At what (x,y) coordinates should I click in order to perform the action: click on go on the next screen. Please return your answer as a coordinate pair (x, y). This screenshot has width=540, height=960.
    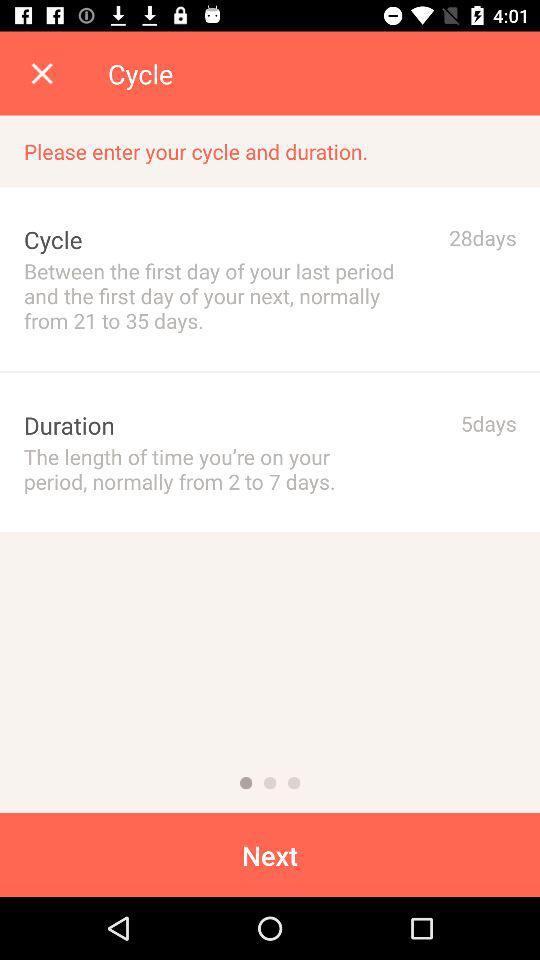
    Looking at the image, I should click on (270, 783).